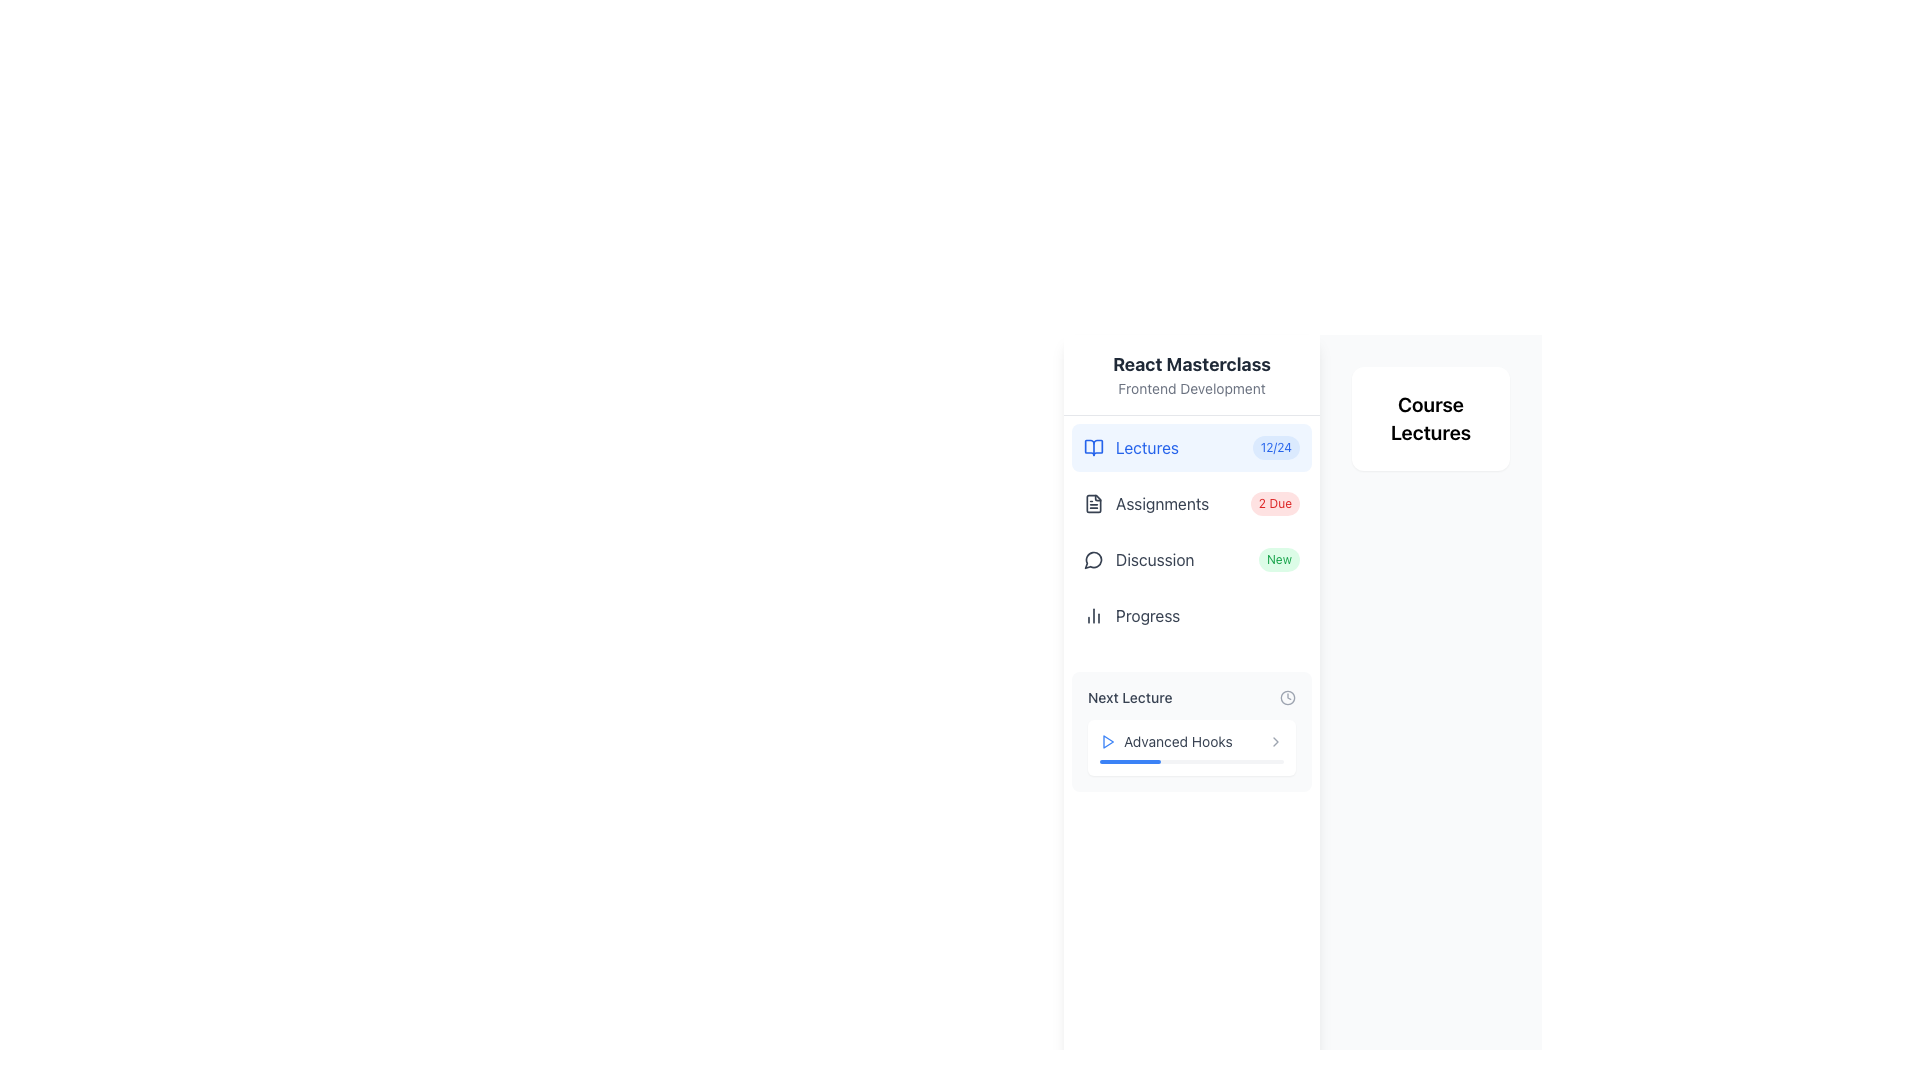 The image size is (1920, 1080). What do you see at coordinates (1274, 503) in the screenshot?
I see `the small badge with a light red background and red text indicating '2 Due', located to the far right within the 'Assignments' row` at bounding box center [1274, 503].